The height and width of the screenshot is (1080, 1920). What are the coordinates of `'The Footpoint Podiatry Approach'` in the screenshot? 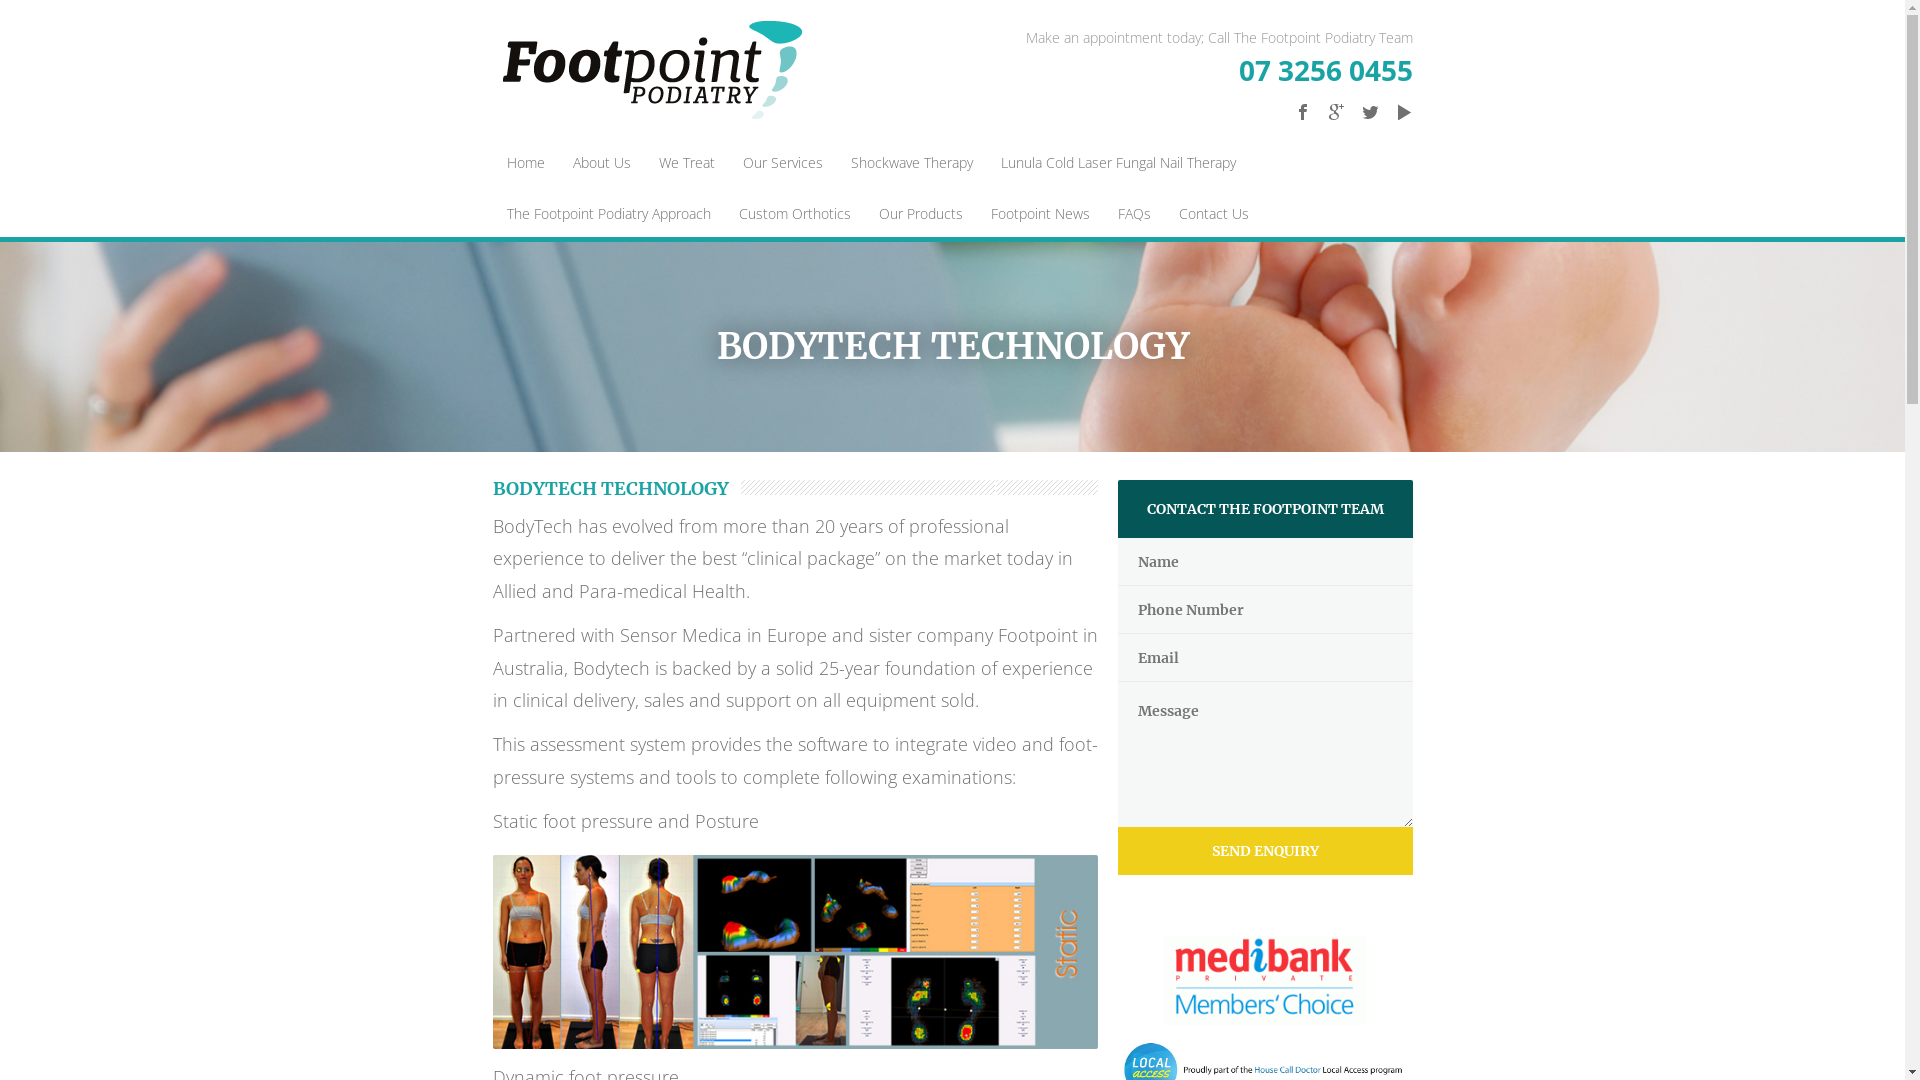 It's located at (607, 216).